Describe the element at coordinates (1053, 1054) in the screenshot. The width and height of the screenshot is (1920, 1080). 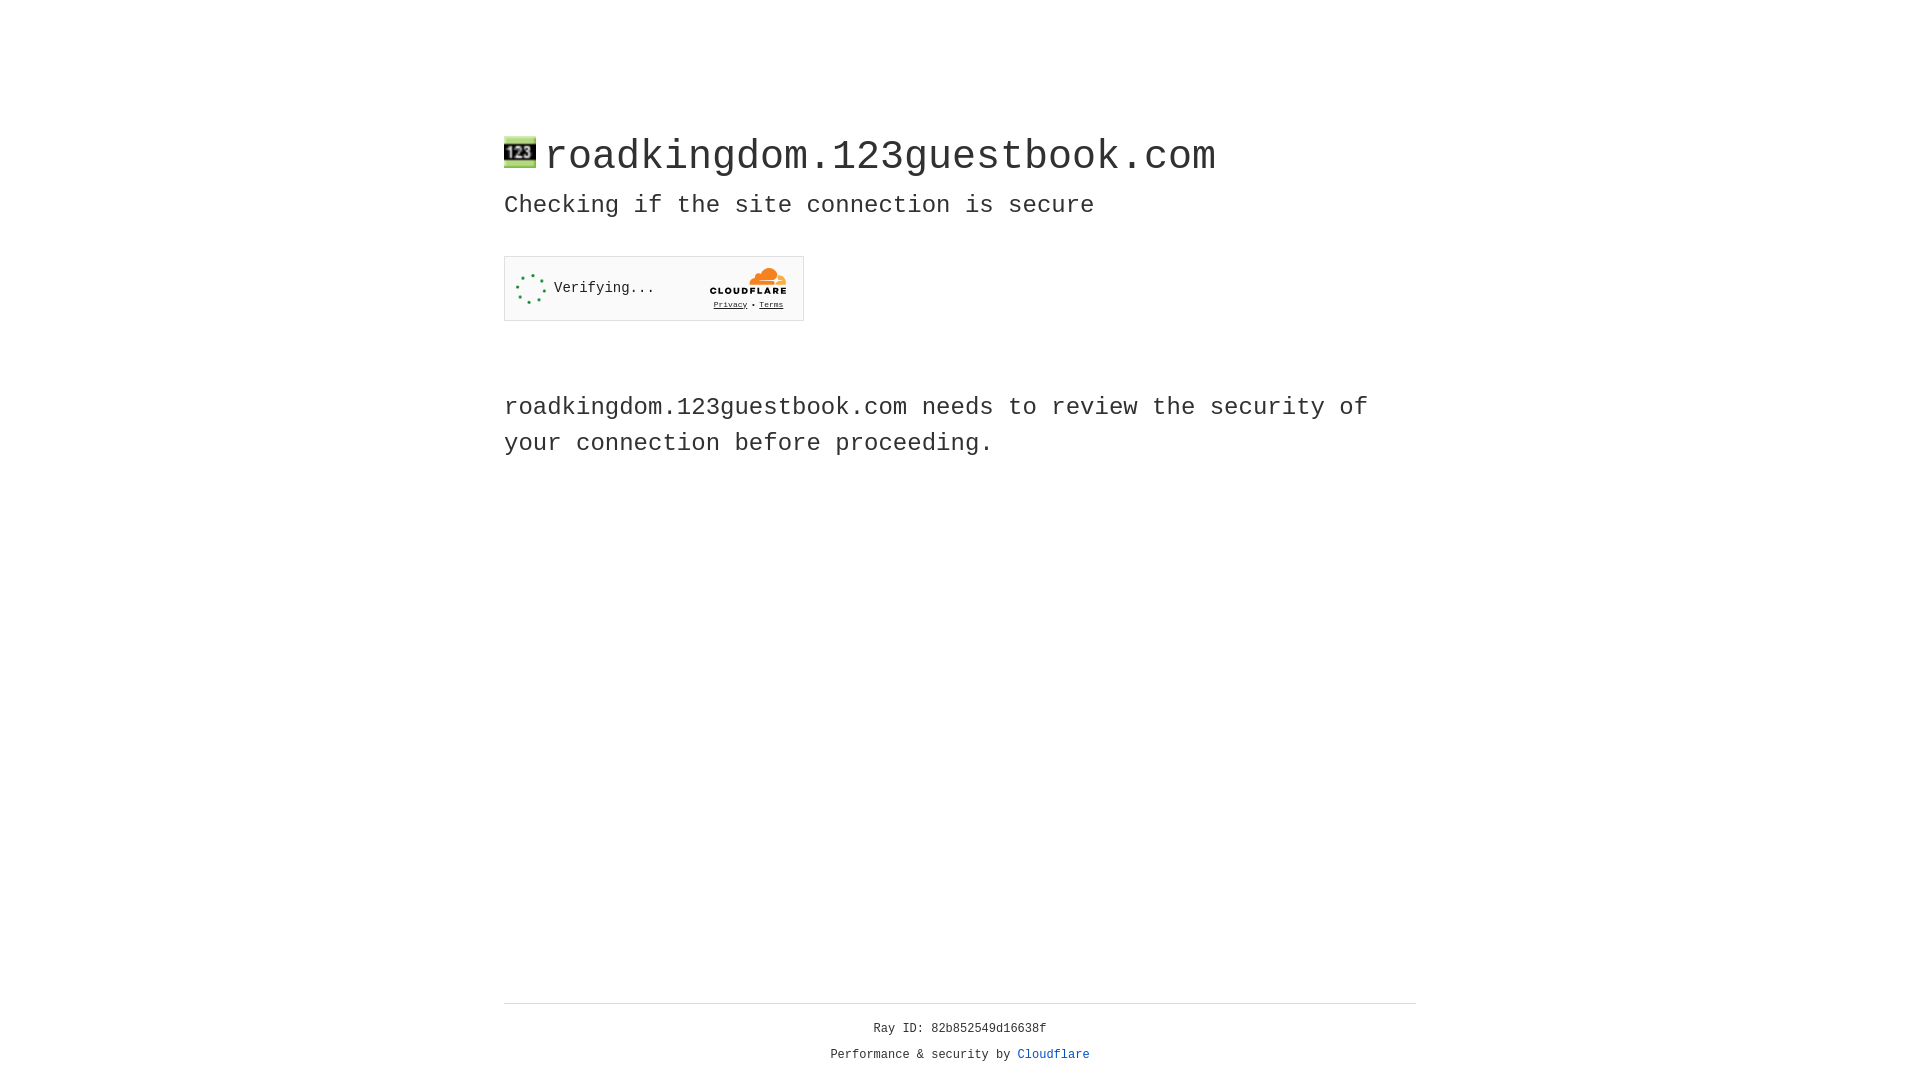
I see `'Cloudflare'` at that location.